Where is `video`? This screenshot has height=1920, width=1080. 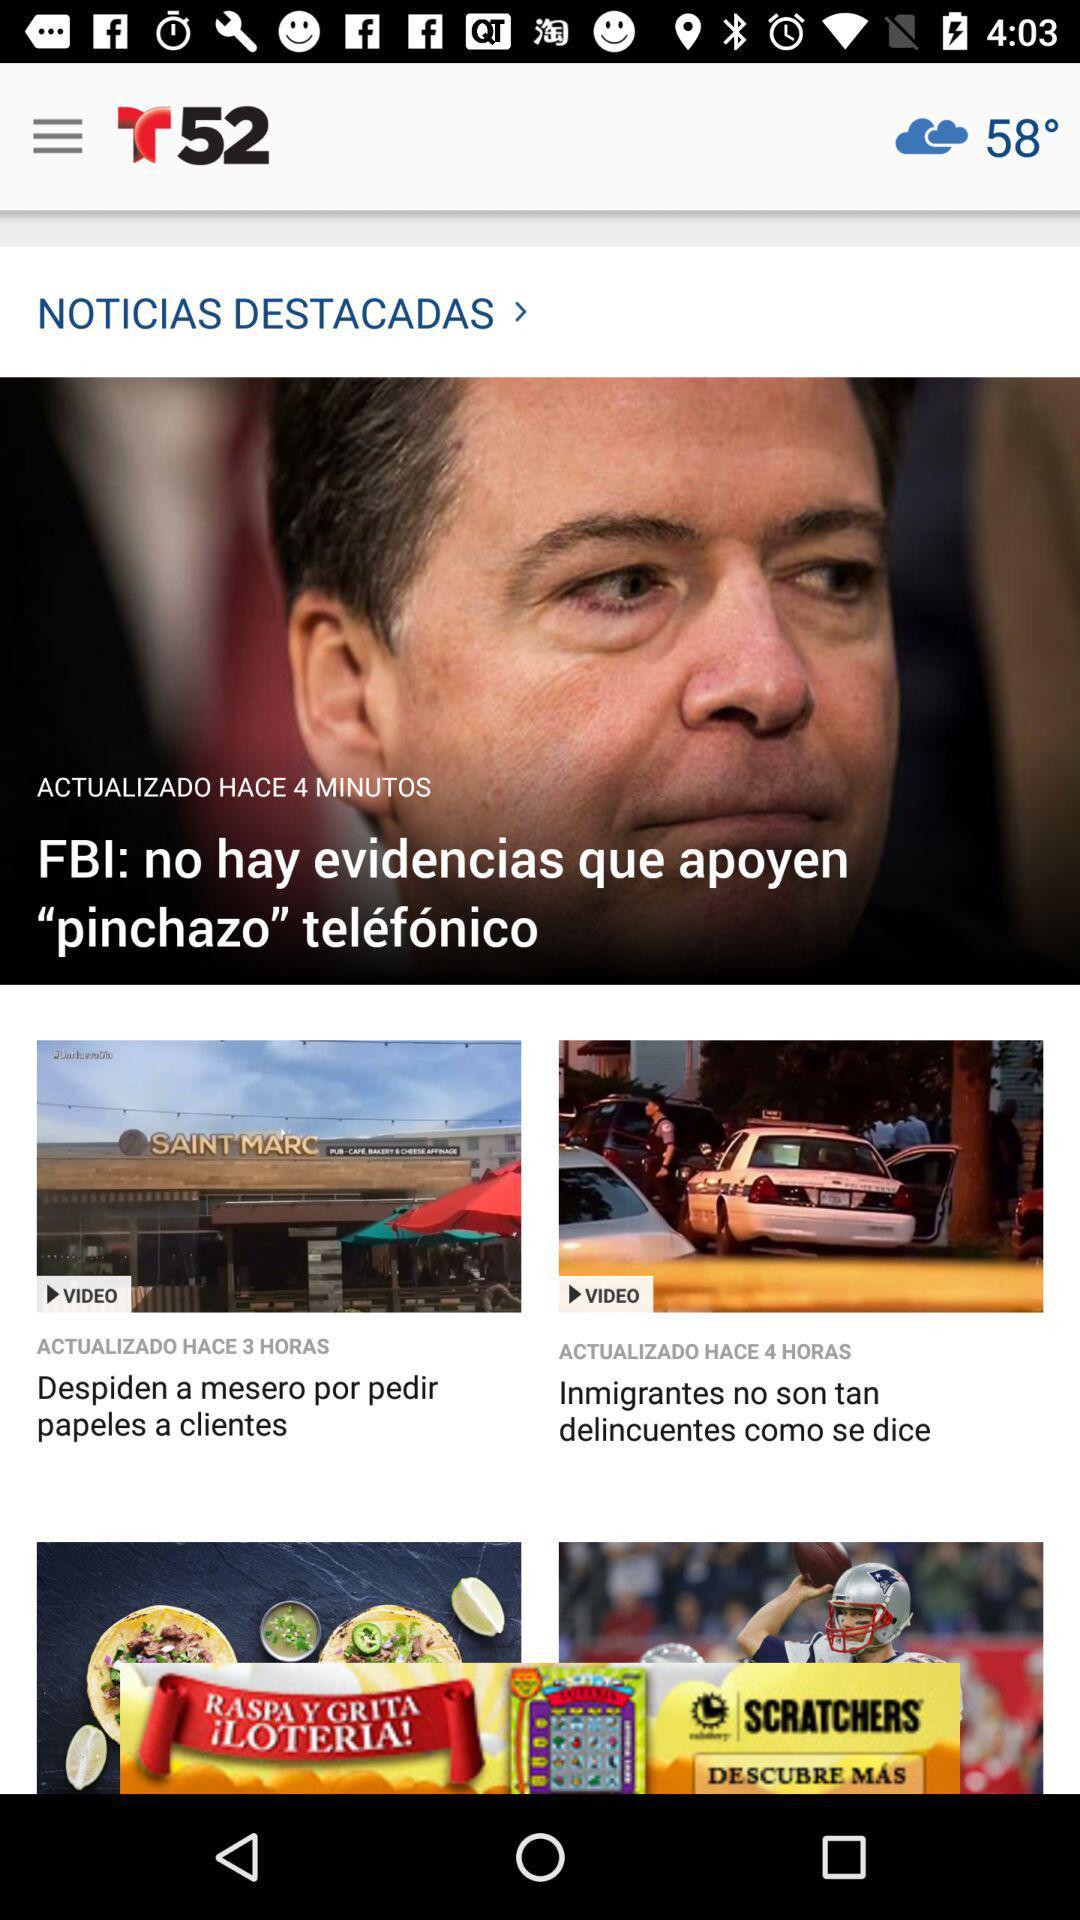
video is located at coordinates (278, 1176).